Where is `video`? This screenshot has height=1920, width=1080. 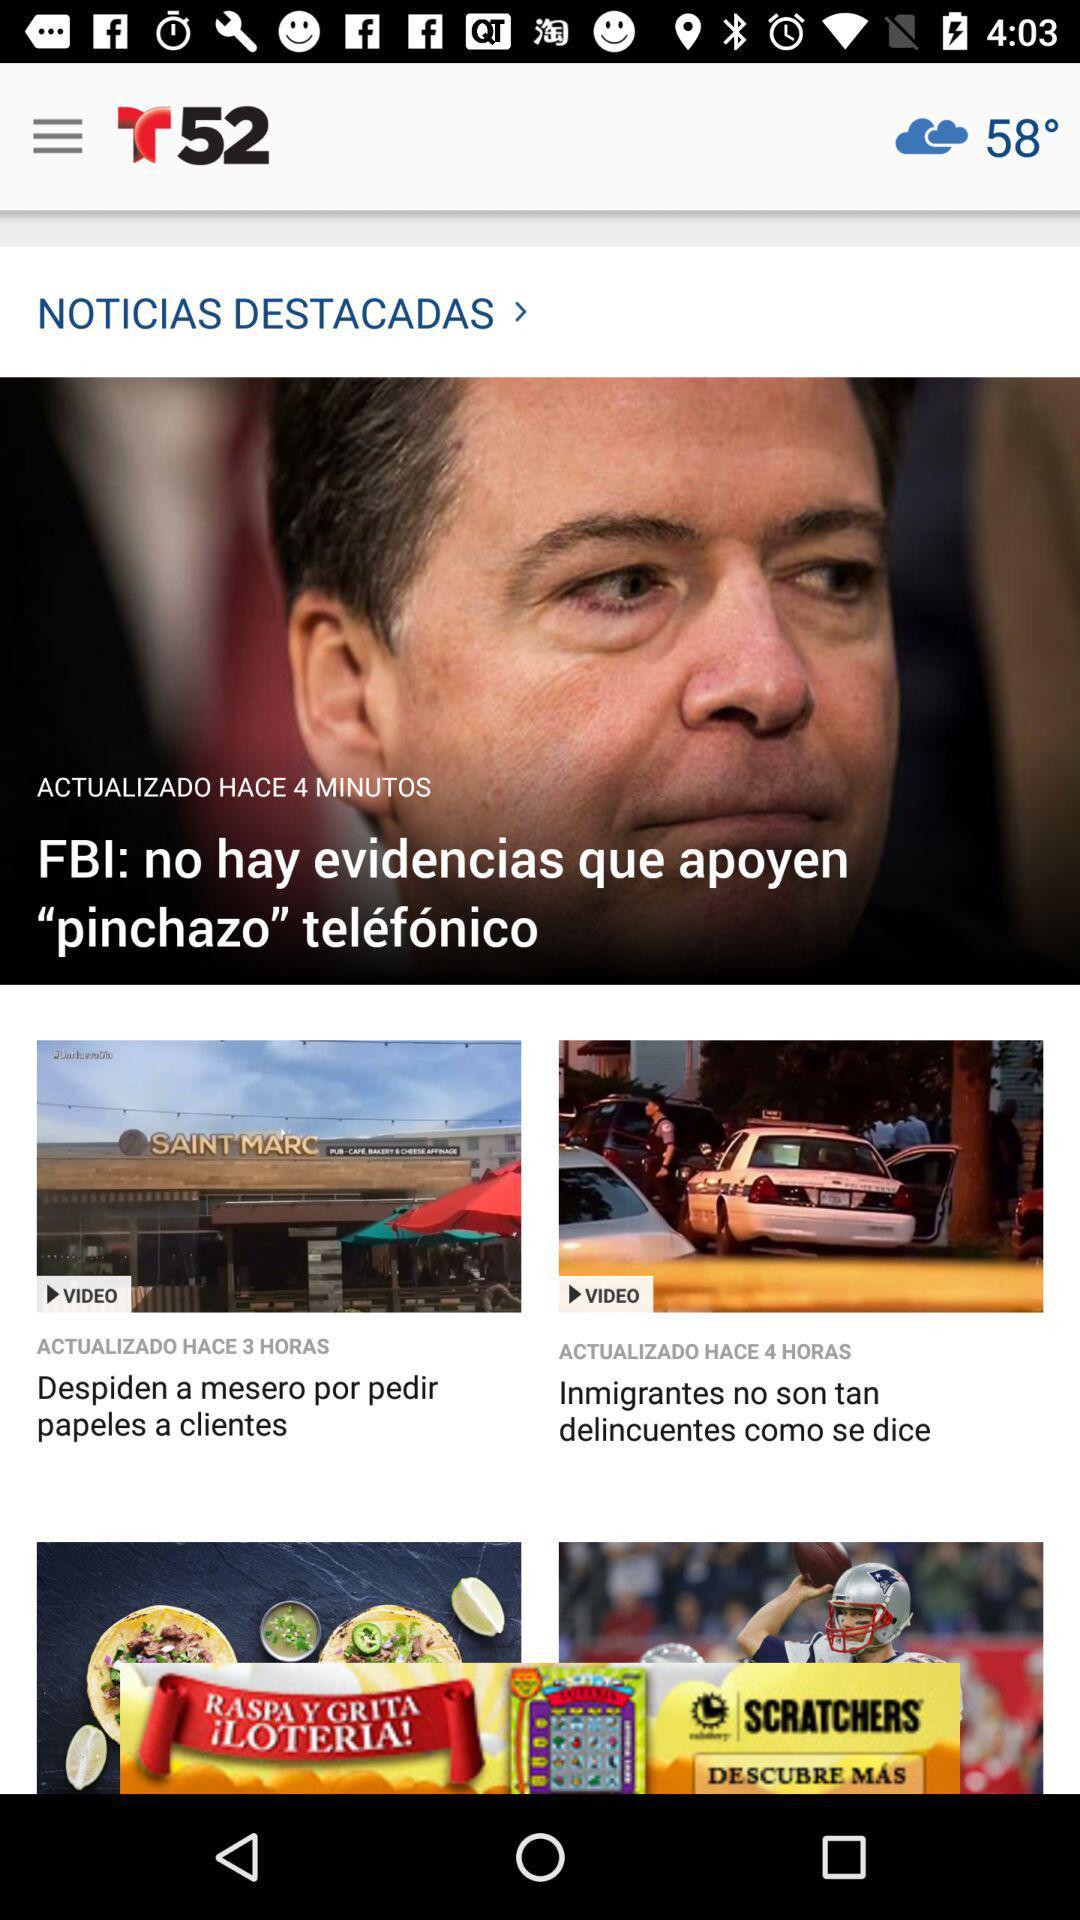
video is located at coordinates (278, 1176).